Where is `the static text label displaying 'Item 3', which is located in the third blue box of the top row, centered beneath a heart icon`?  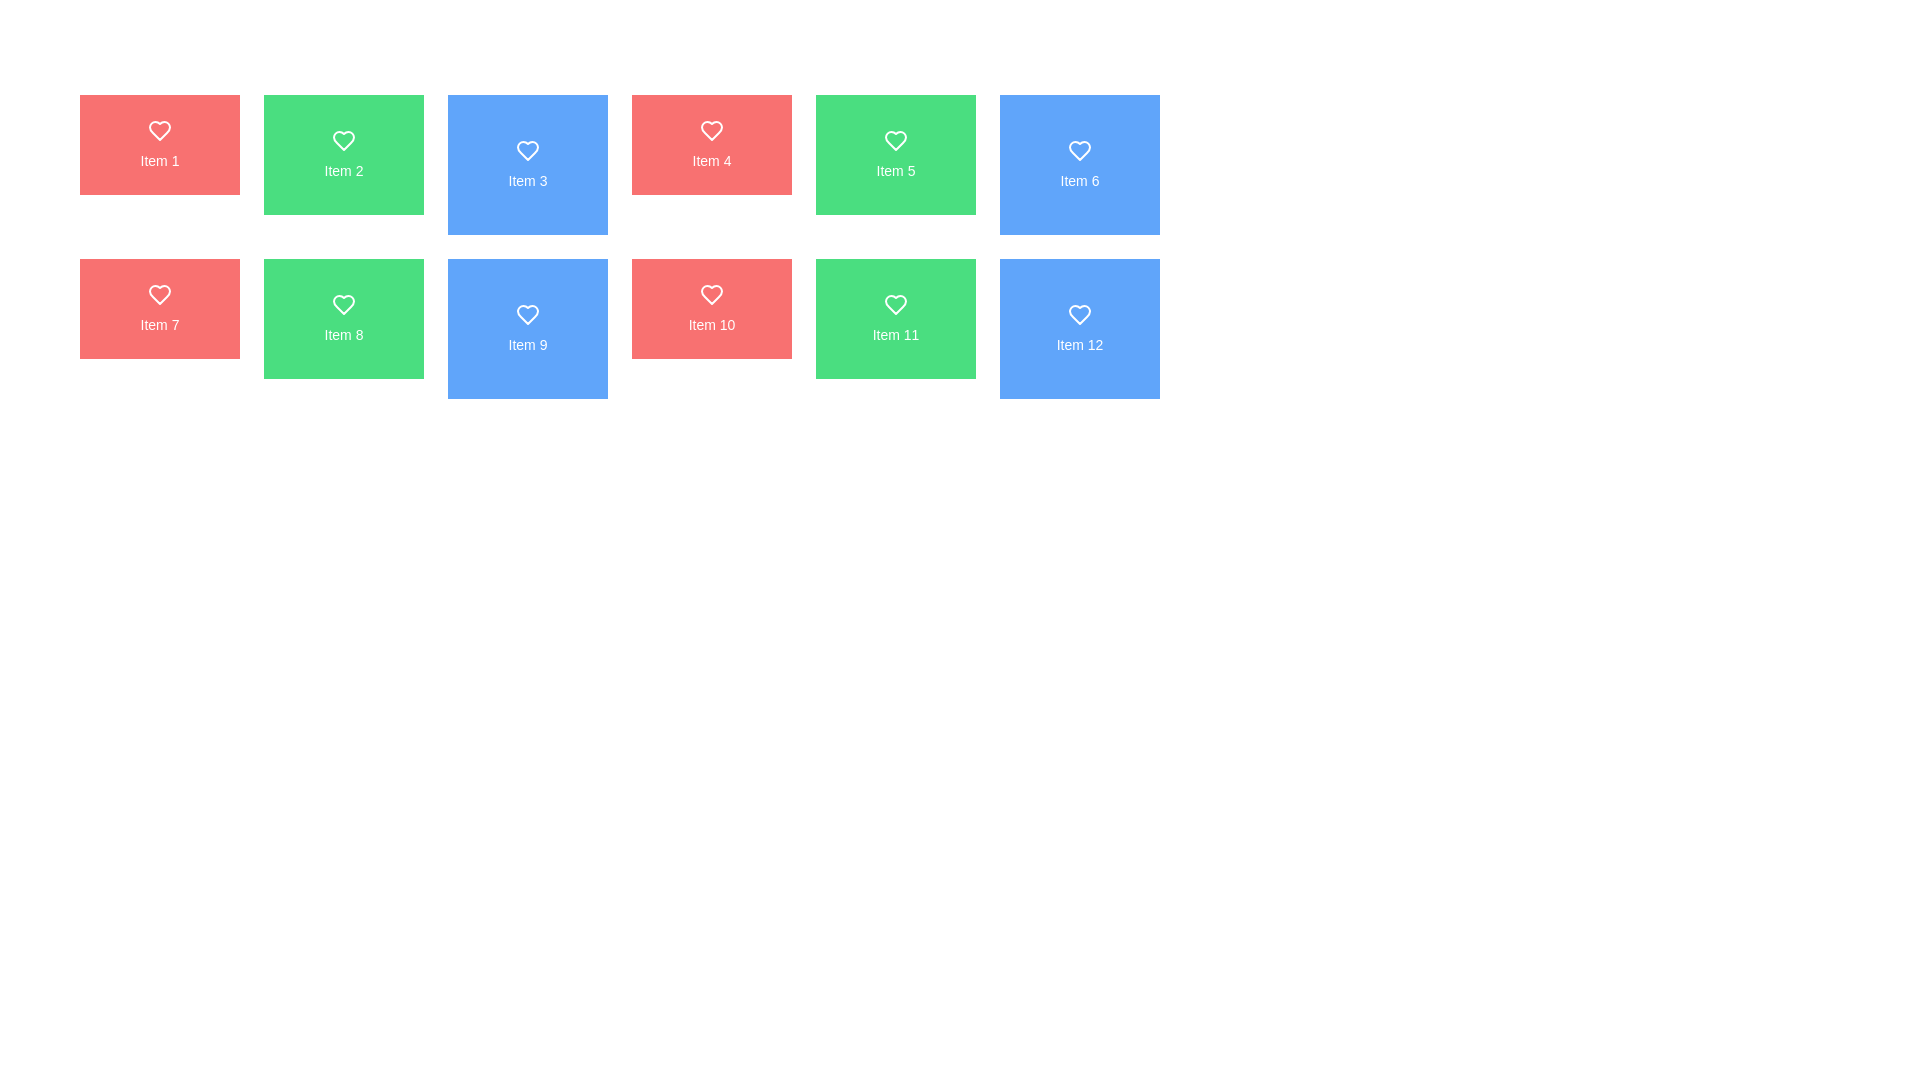 the static text label displaying 'Item 3', which is located in the third blue box of the top row, centered beneath a heart icon is located at coordinates (528, 181).